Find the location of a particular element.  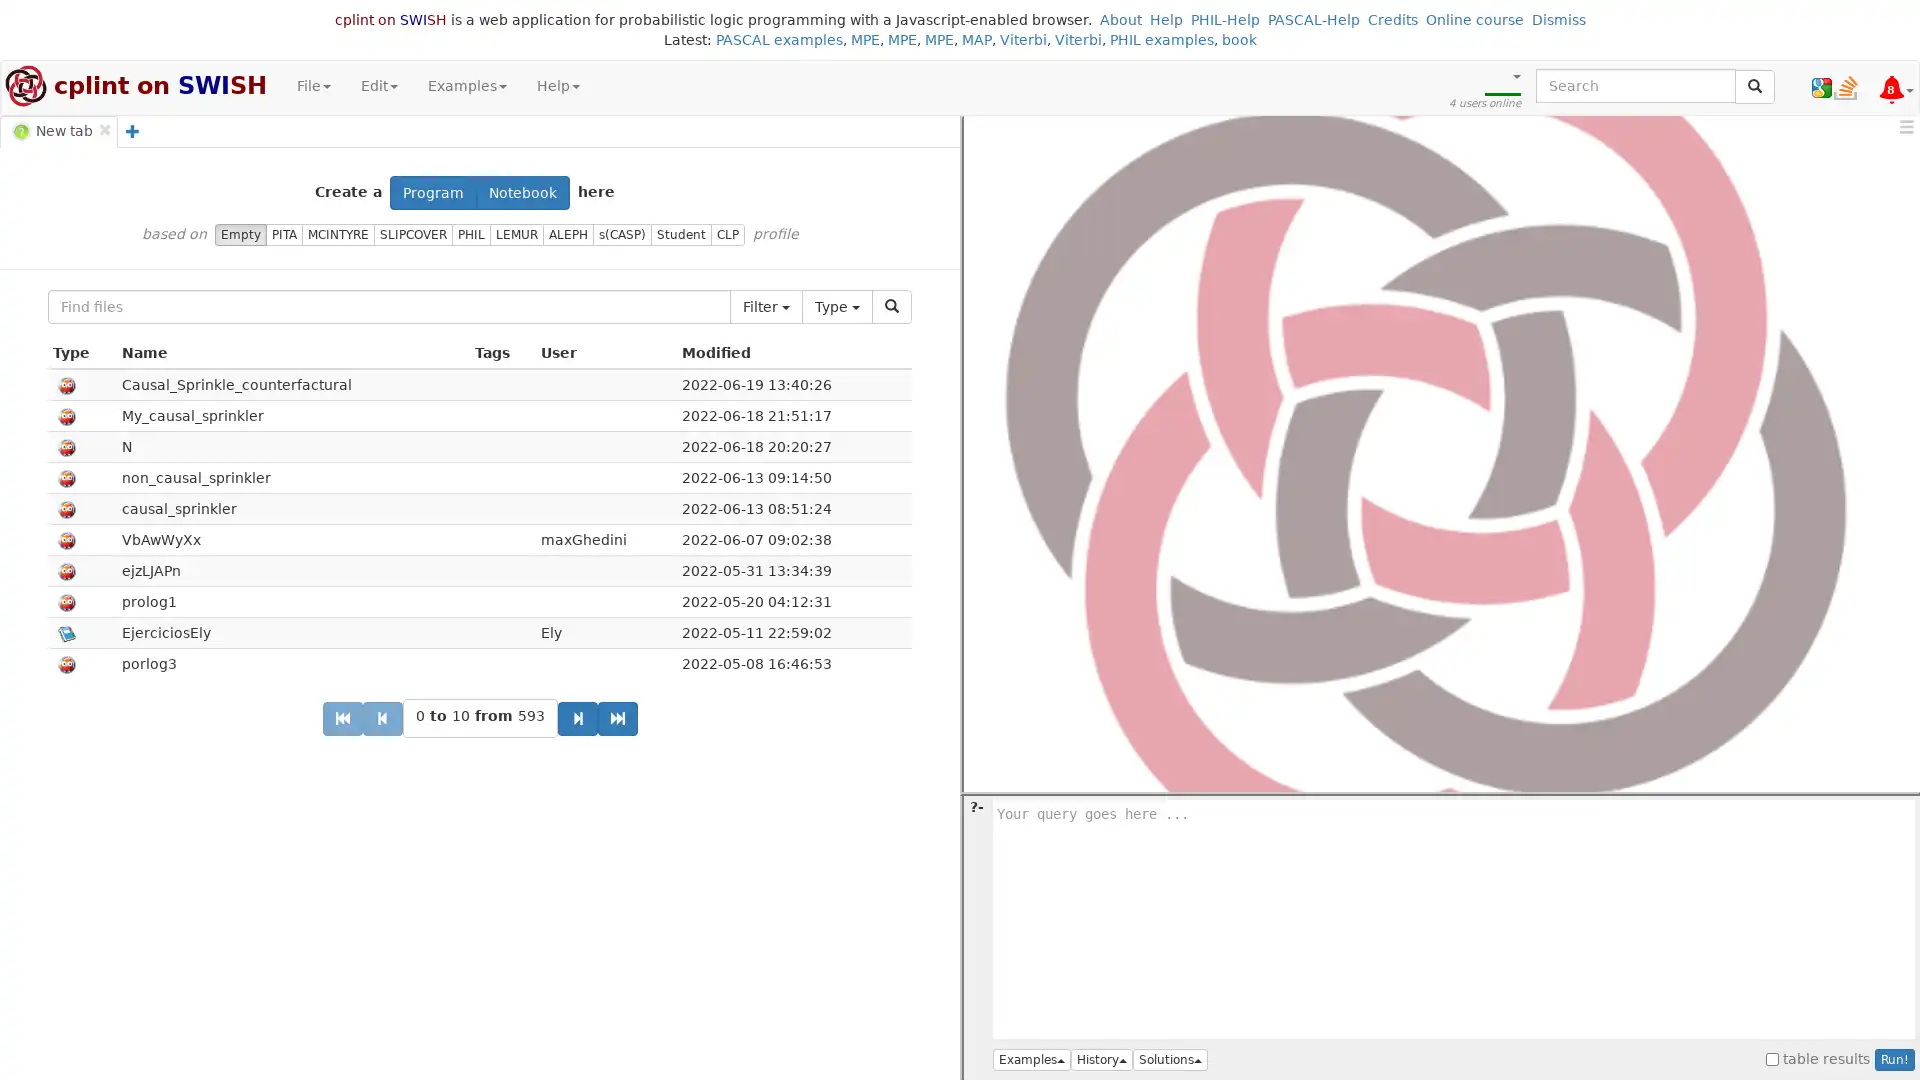

Program is located at coordinates (432, 192).